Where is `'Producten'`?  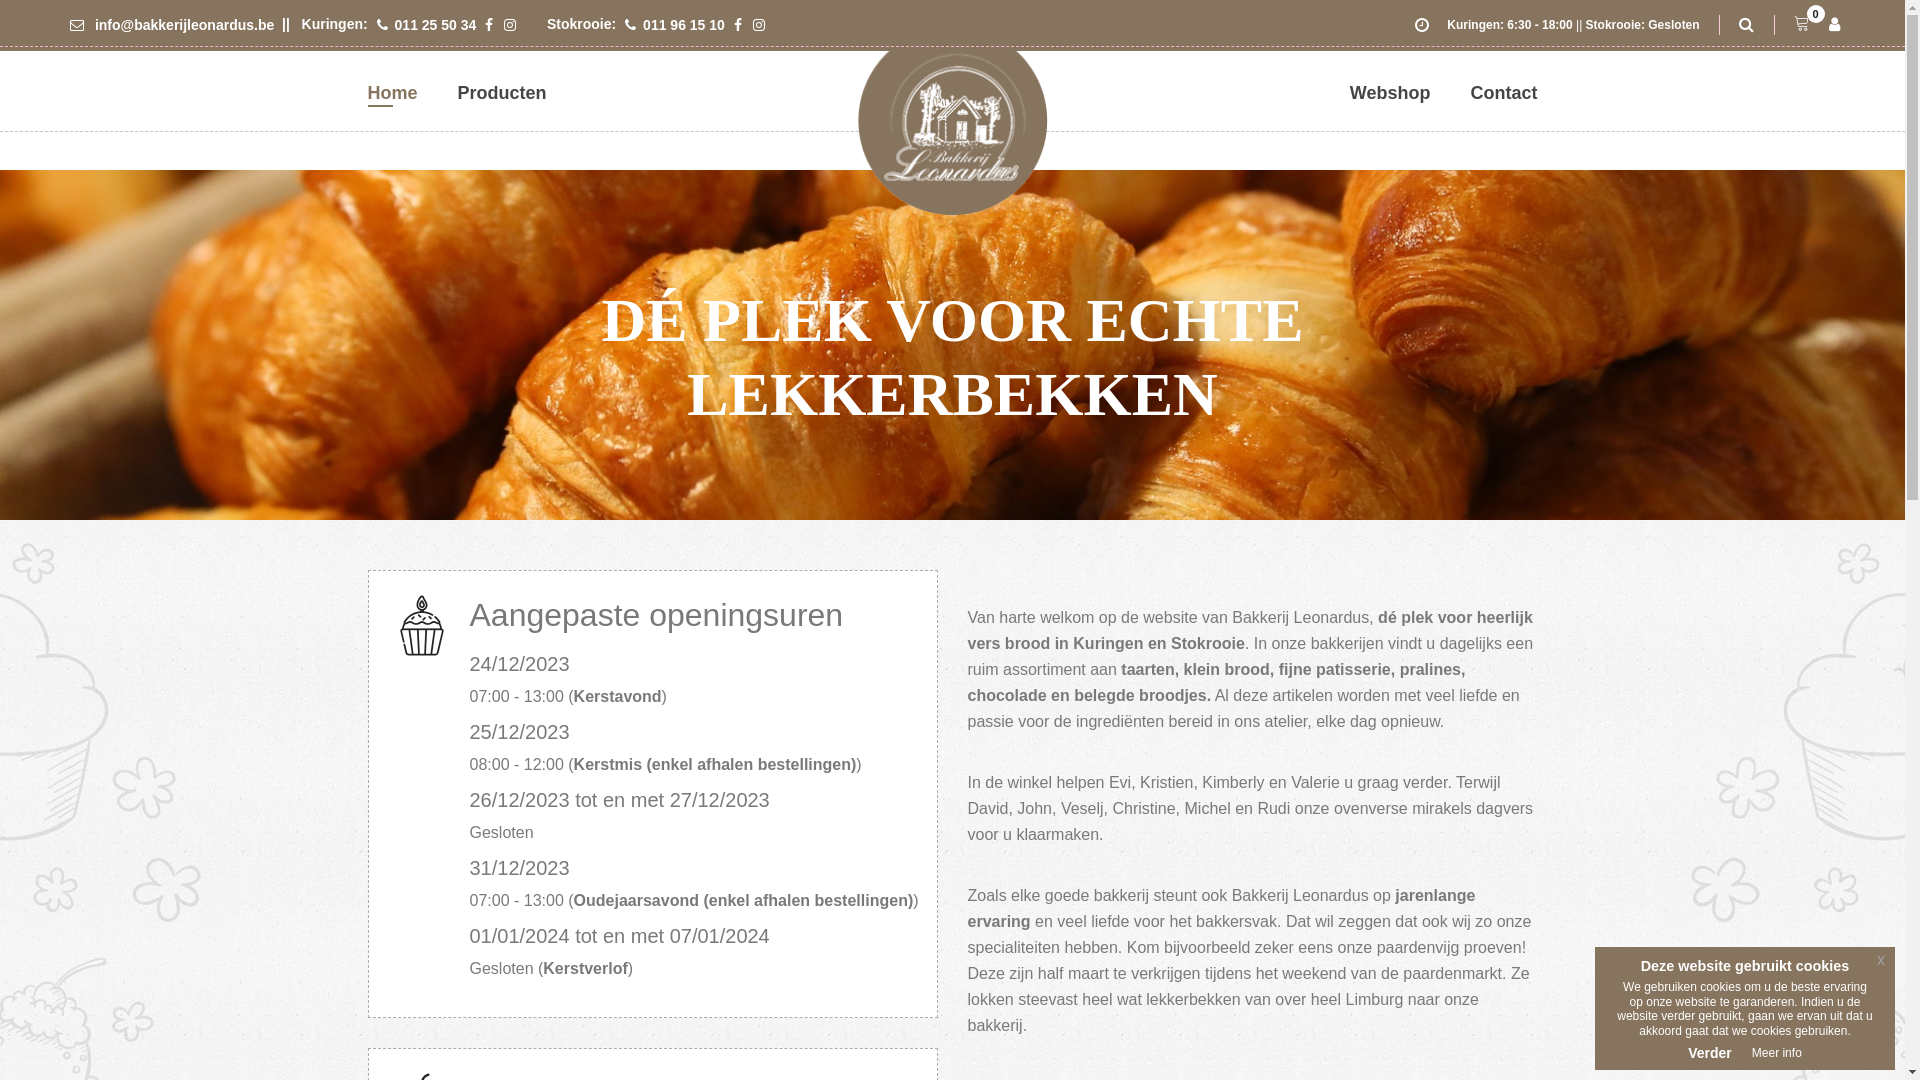
'Producten' is located at coordinates (502, 92).